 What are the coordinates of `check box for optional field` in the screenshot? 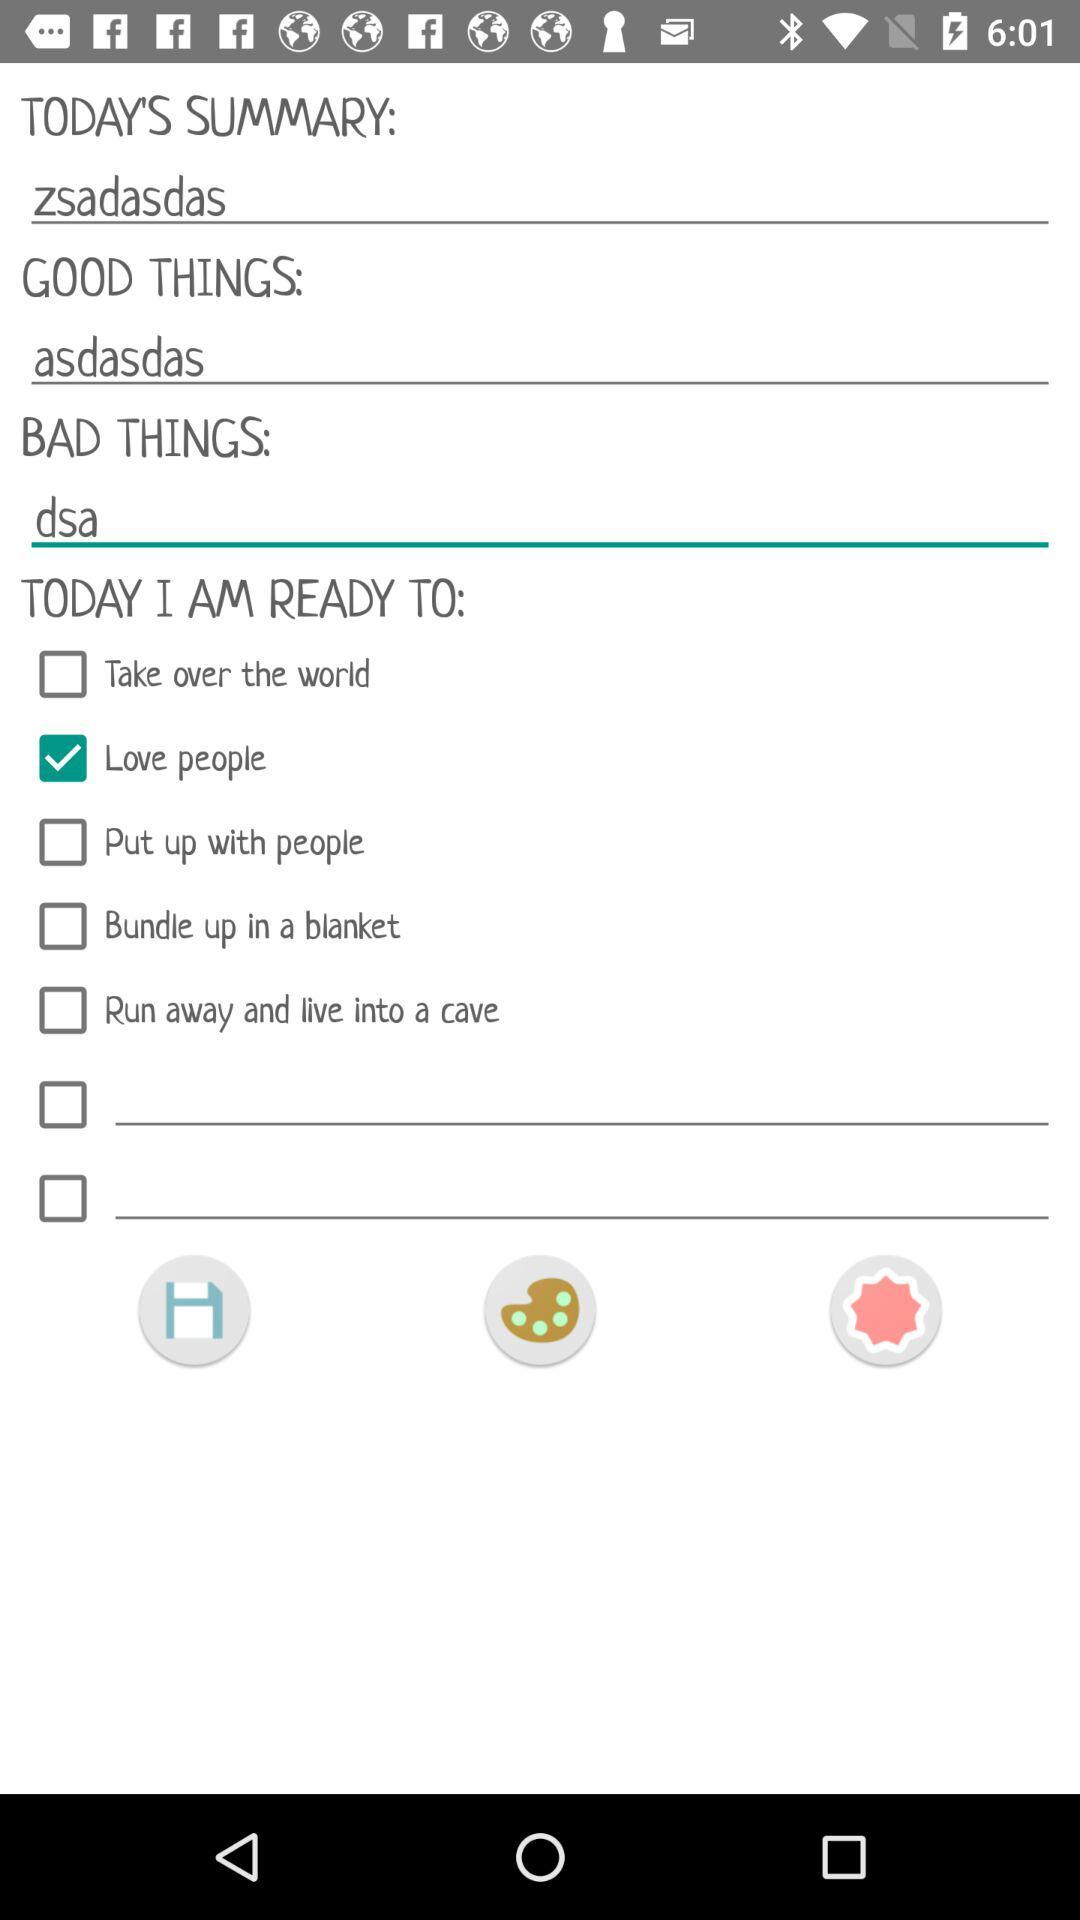 It's located at (61, 1103).